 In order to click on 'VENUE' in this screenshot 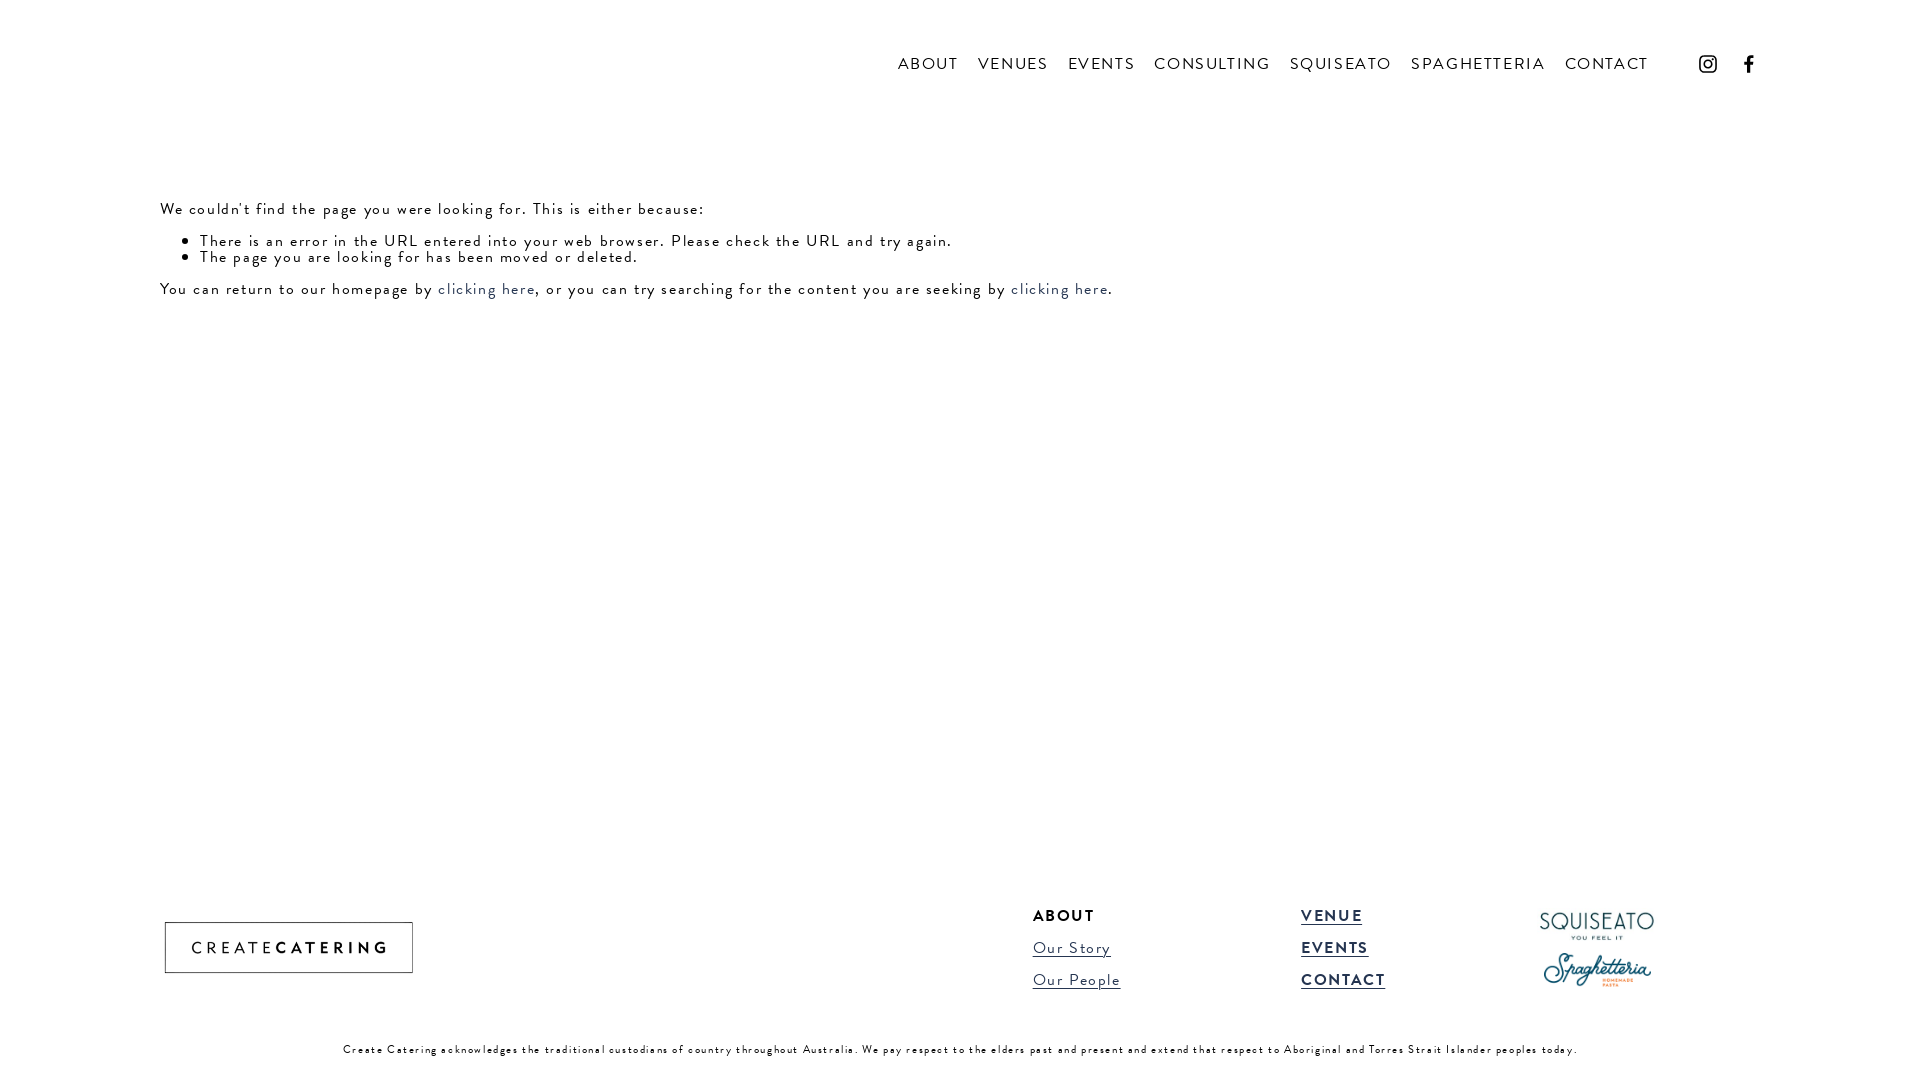, I will do `click(1331, 915)`.